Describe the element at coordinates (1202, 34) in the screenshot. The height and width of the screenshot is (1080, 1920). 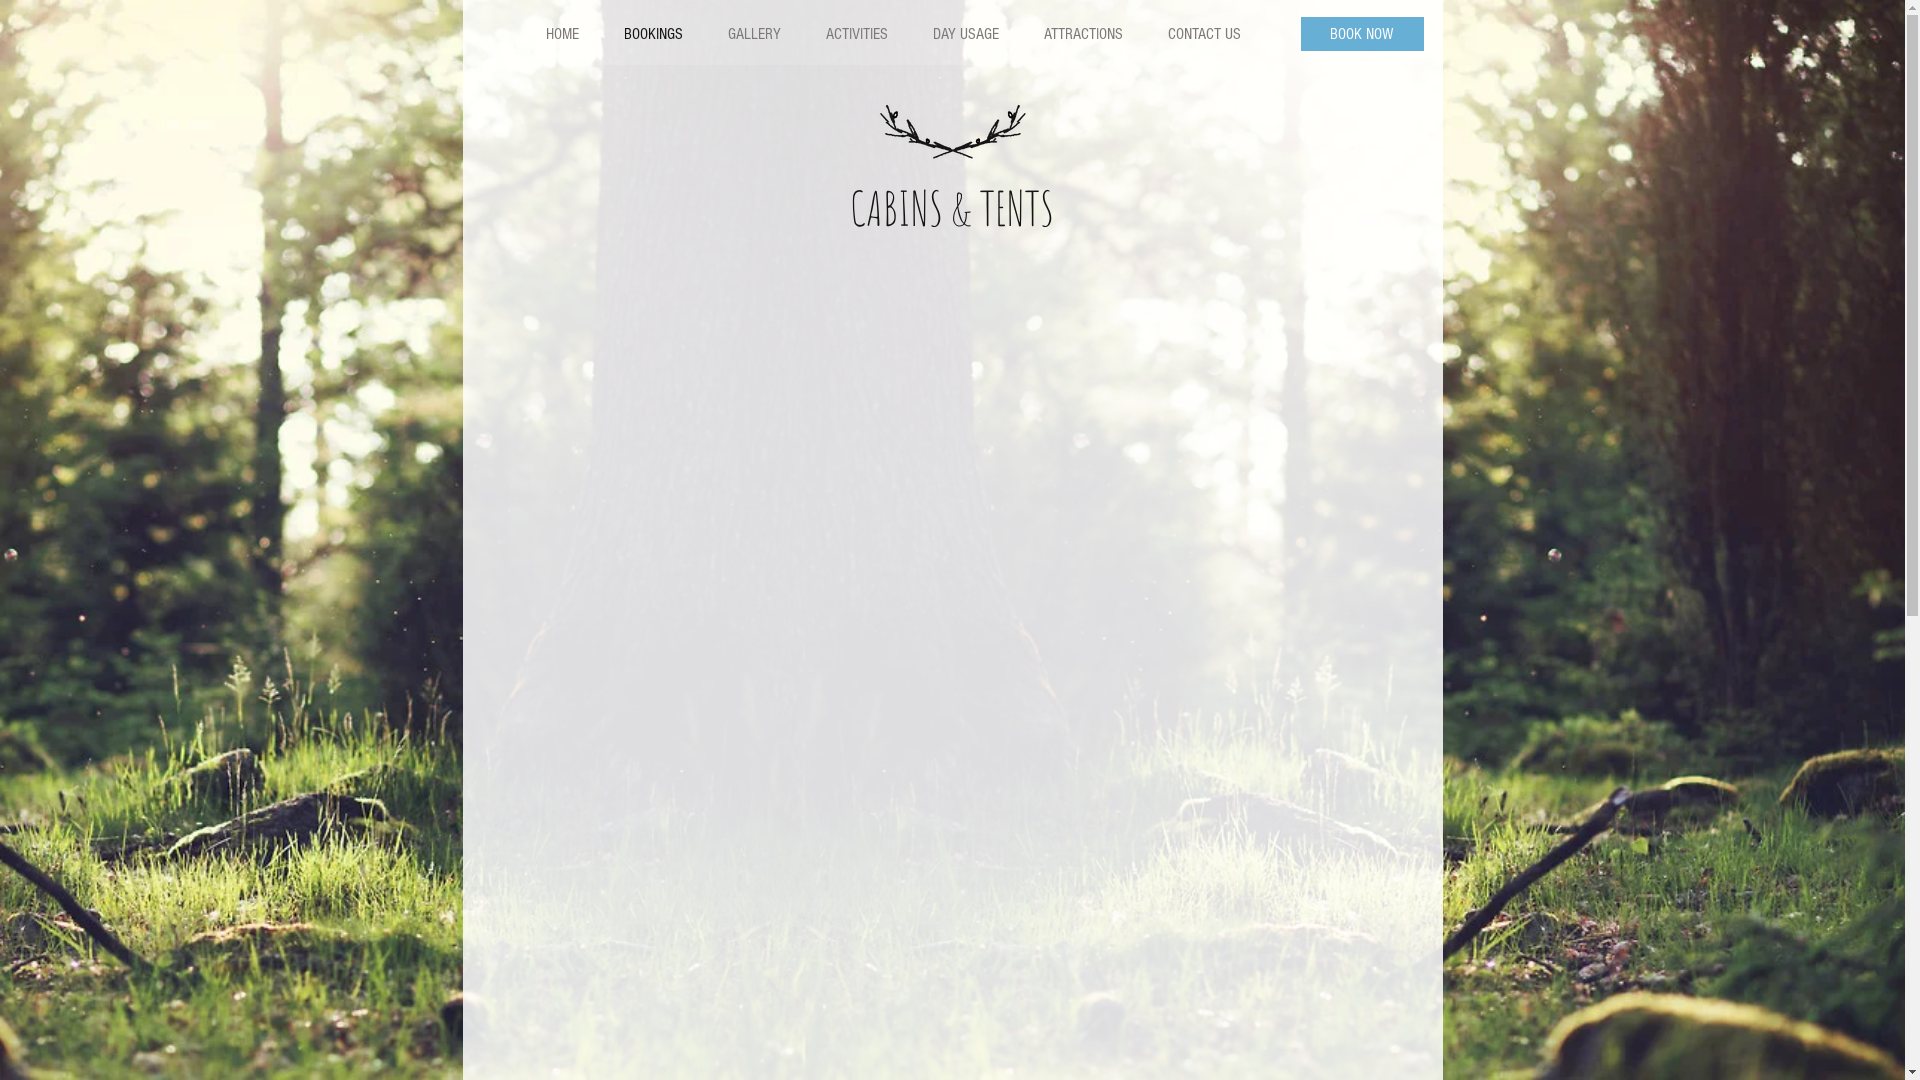
I see `'CONTACT US'` at that location.